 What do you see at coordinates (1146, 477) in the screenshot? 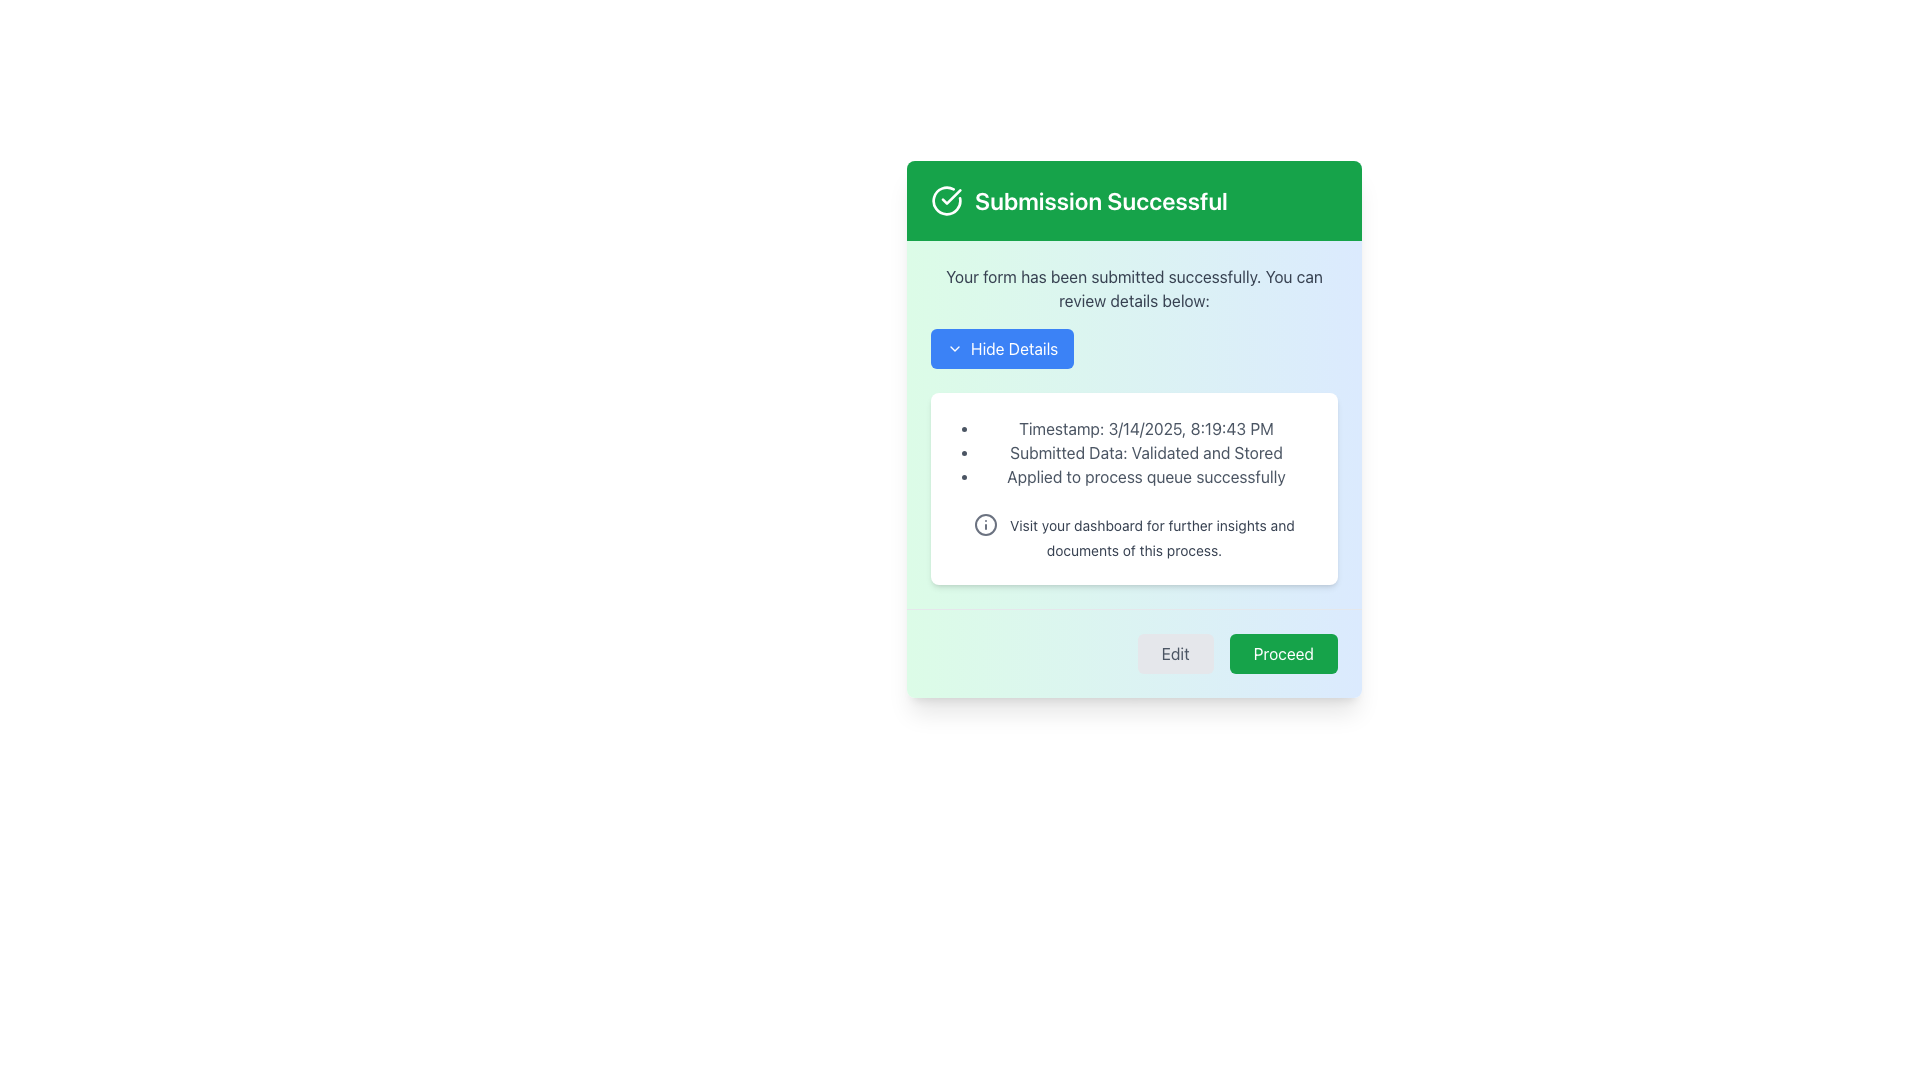
I see `static text indicating successful application to the process queue, which is the third item in the list of messages within the 'Submission Successful' dialog` at bounding box center [1146, 477].